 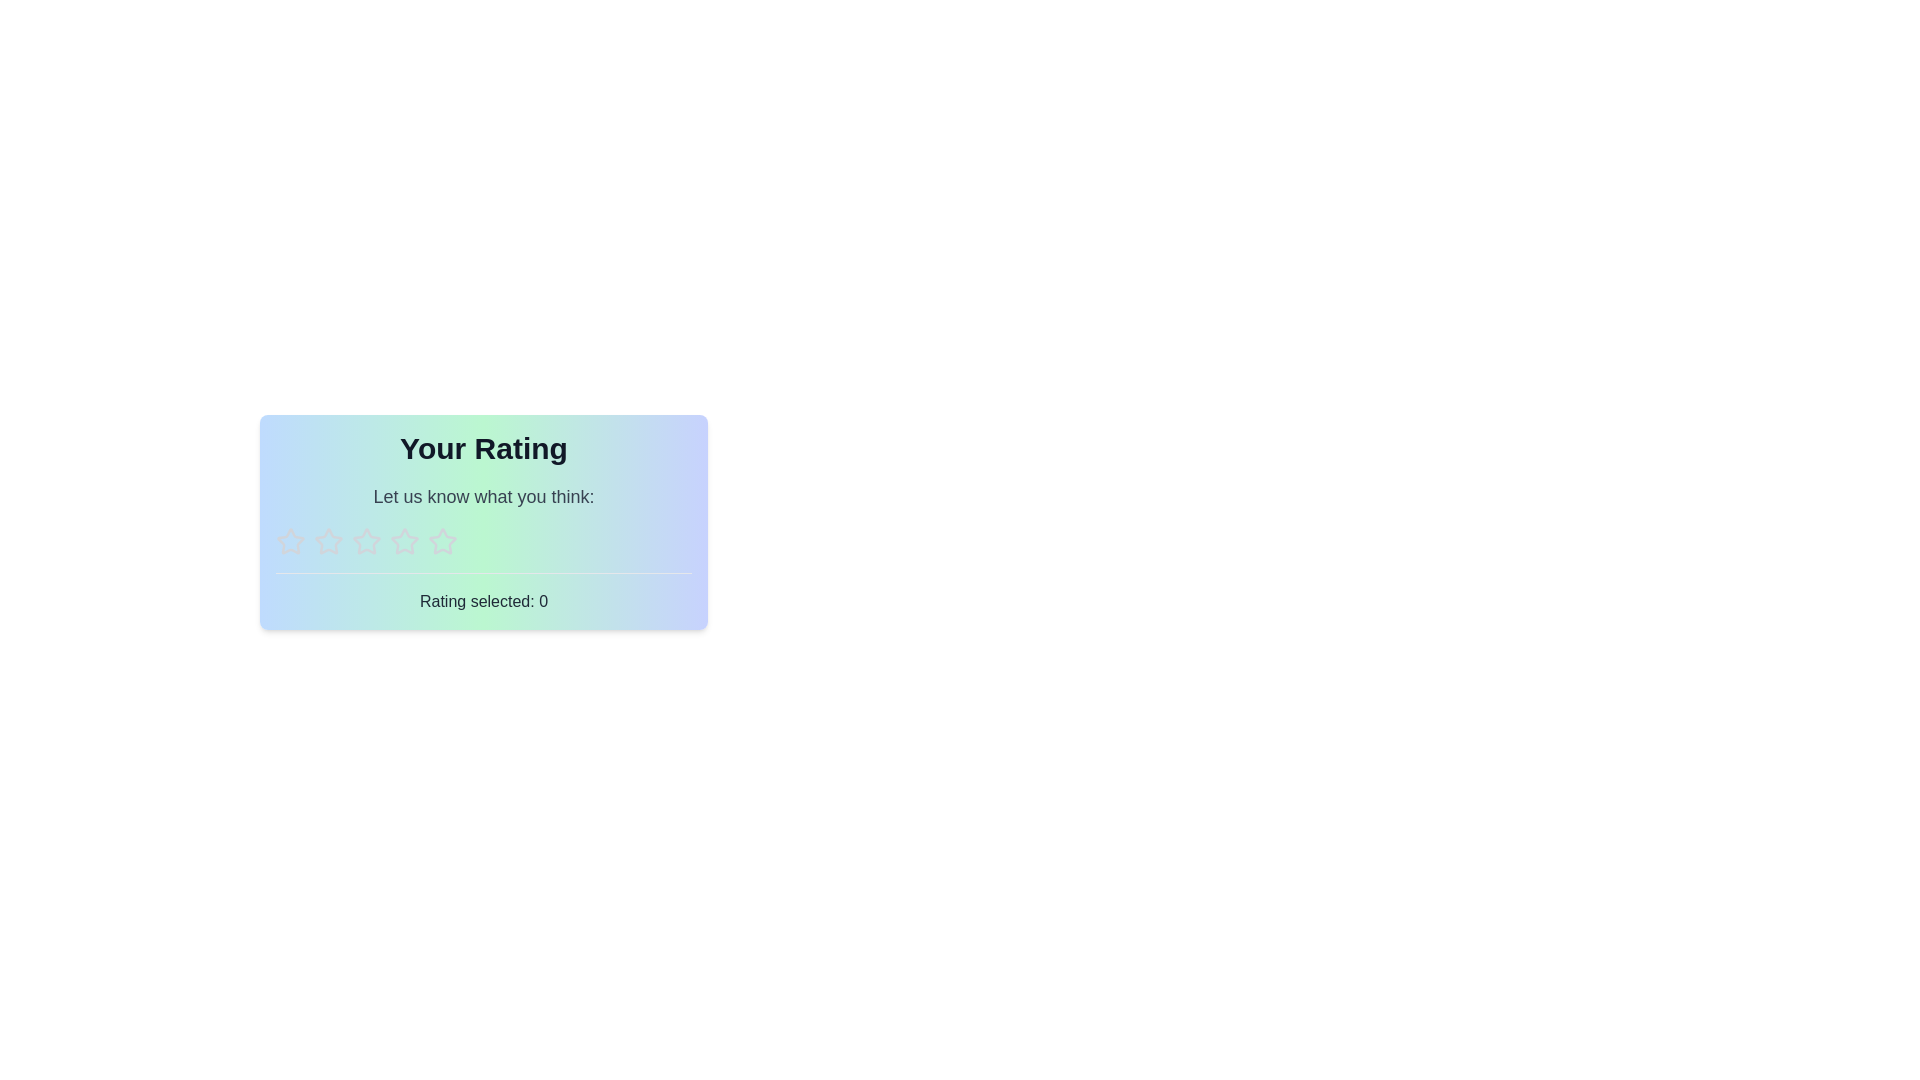 What do you see at coordinates (484, 600) in the screenshot?
I see `text displayed in the feedback area located at the bottom of the card-like structure, which shows the number of selected ratings` at bounding box center [484, 600].